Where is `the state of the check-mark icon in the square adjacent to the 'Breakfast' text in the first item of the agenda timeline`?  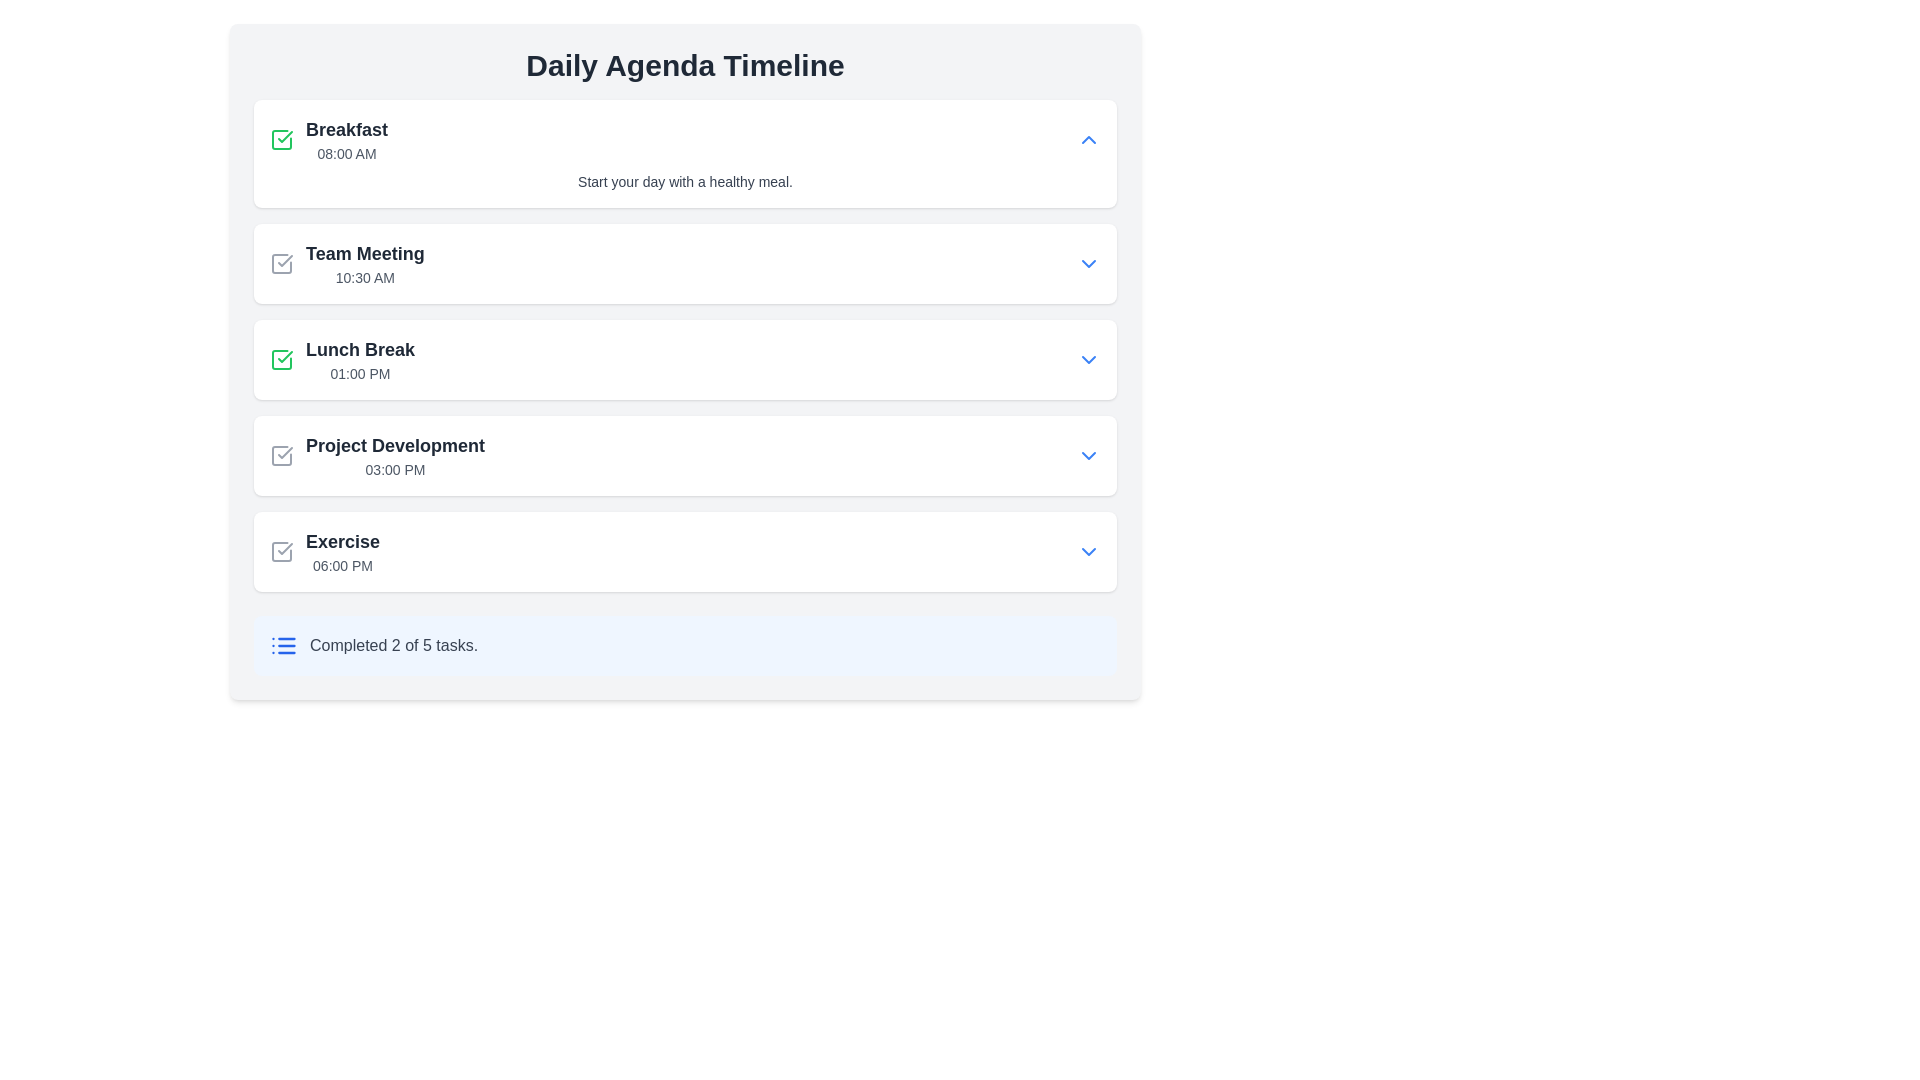 the state of the check-mark icon in the square adjacent to the 'Breakfast' text in the first item of the agenda timeline is located at coordinates (284, 356).